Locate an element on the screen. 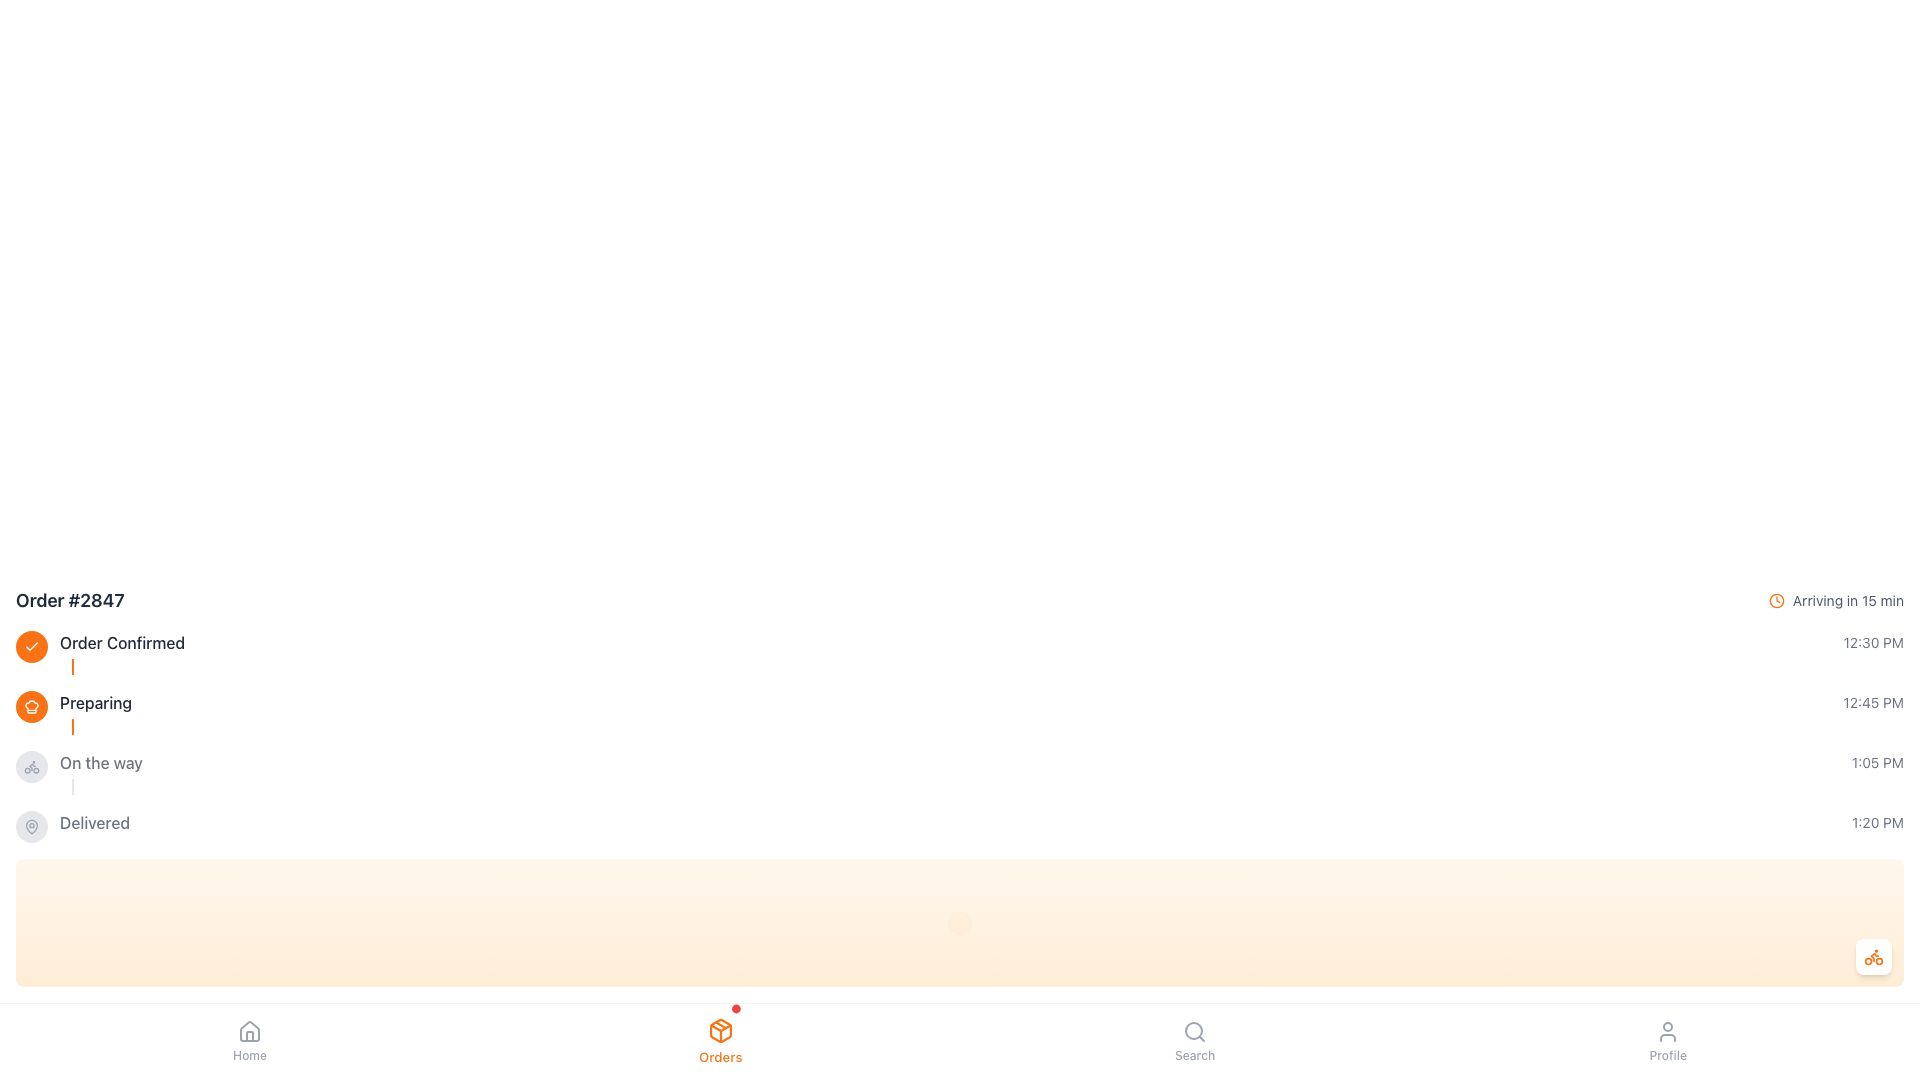 The width and height of the screenshot is (1920, 1080). text of the 'Preparing' status label, which is a medium-weight dark gray text aligned in a list of order statuses is located at coordinates (95, 701).